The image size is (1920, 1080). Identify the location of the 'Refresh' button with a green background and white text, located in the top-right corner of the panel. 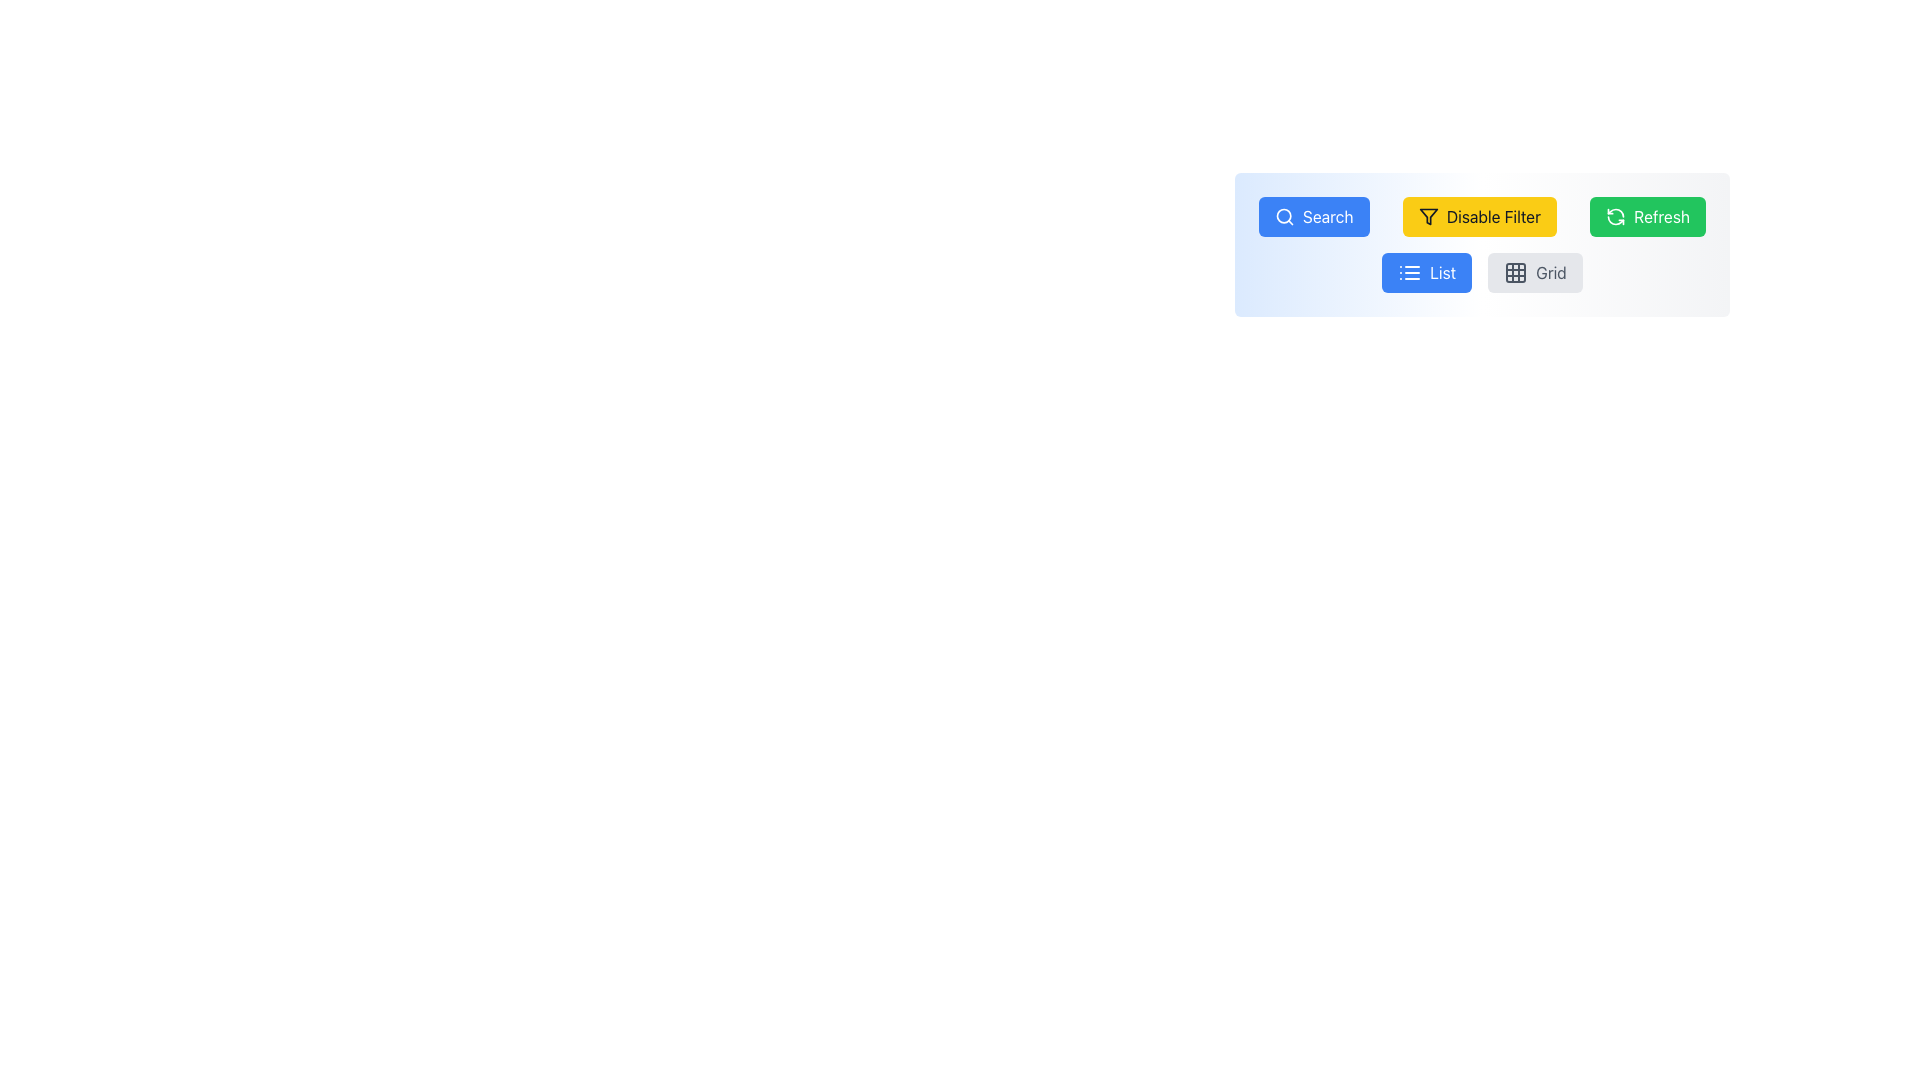
(1648, 216).